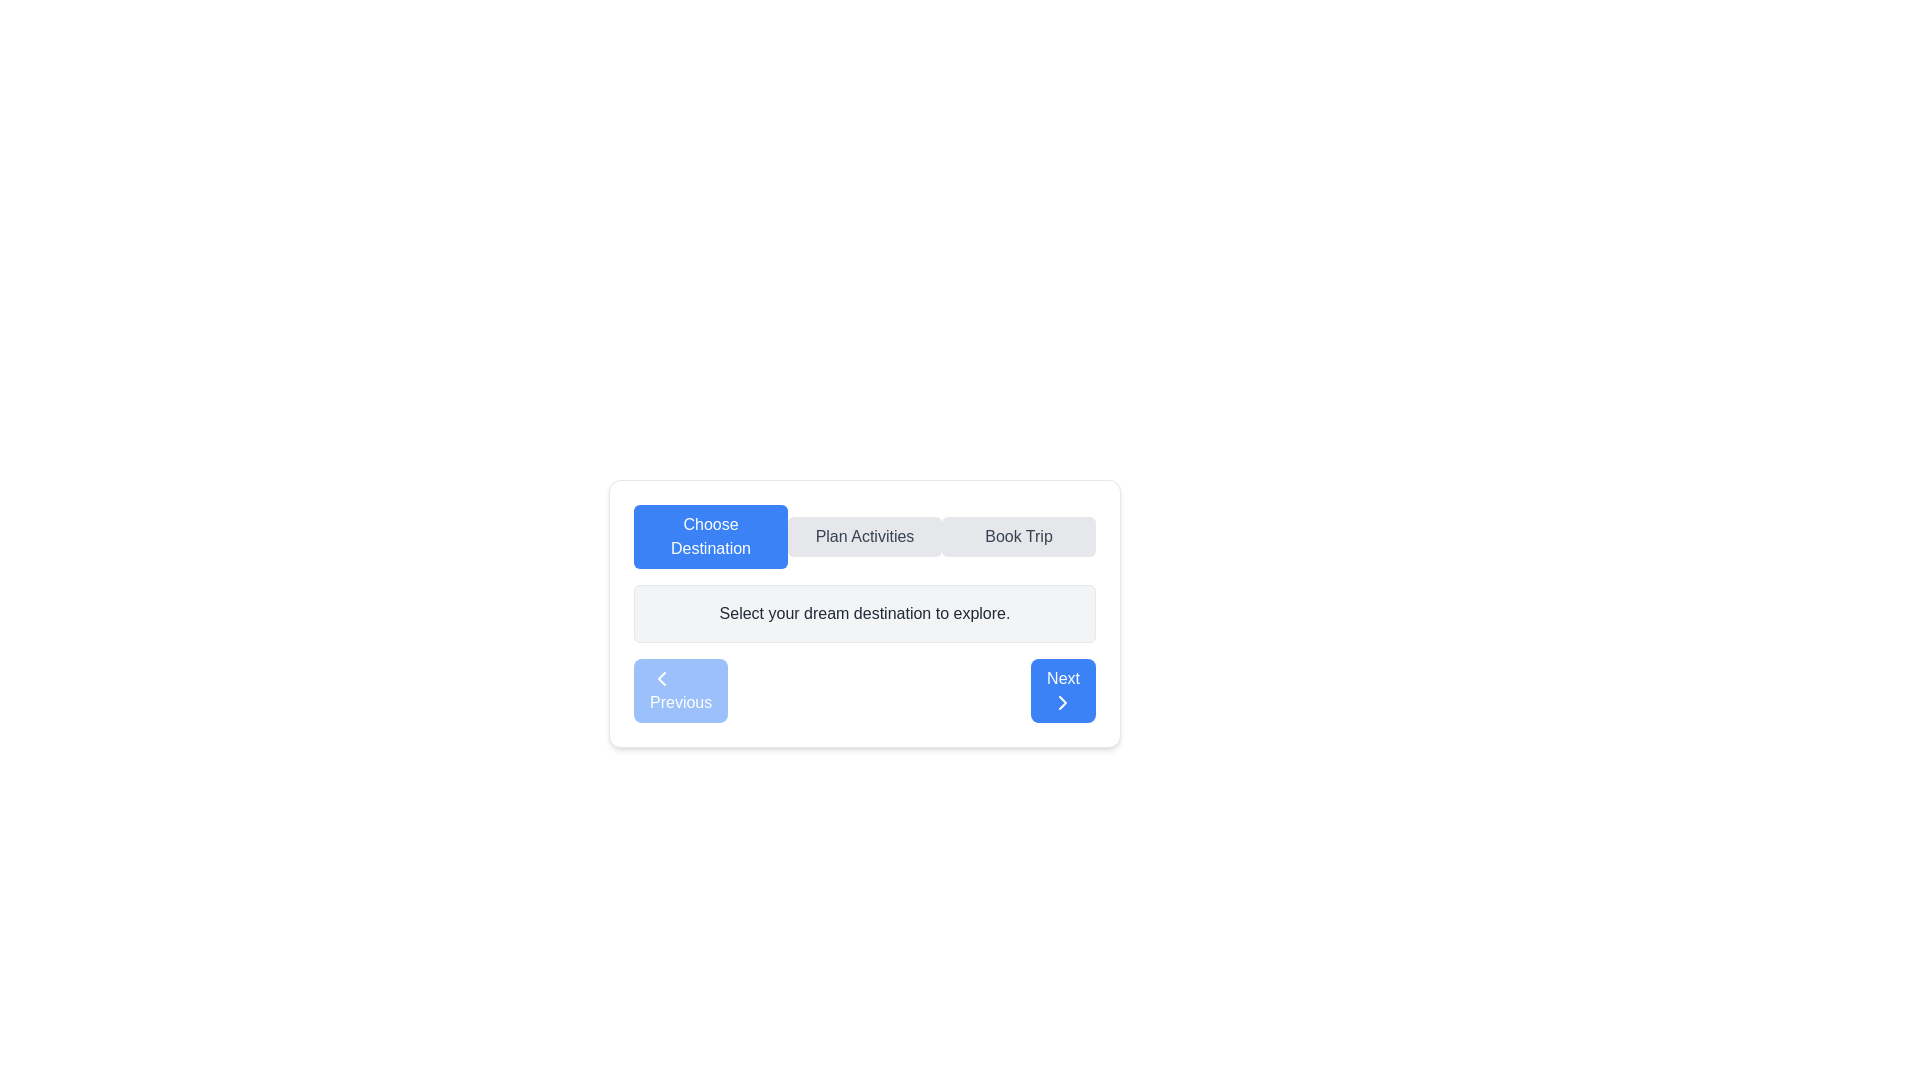 The height and width of the screenshot is (1080, 1920). I want to click on the 'Book Trip' button, which is the third button in a row of three located at the top right of the interface, so click(1018, 535).